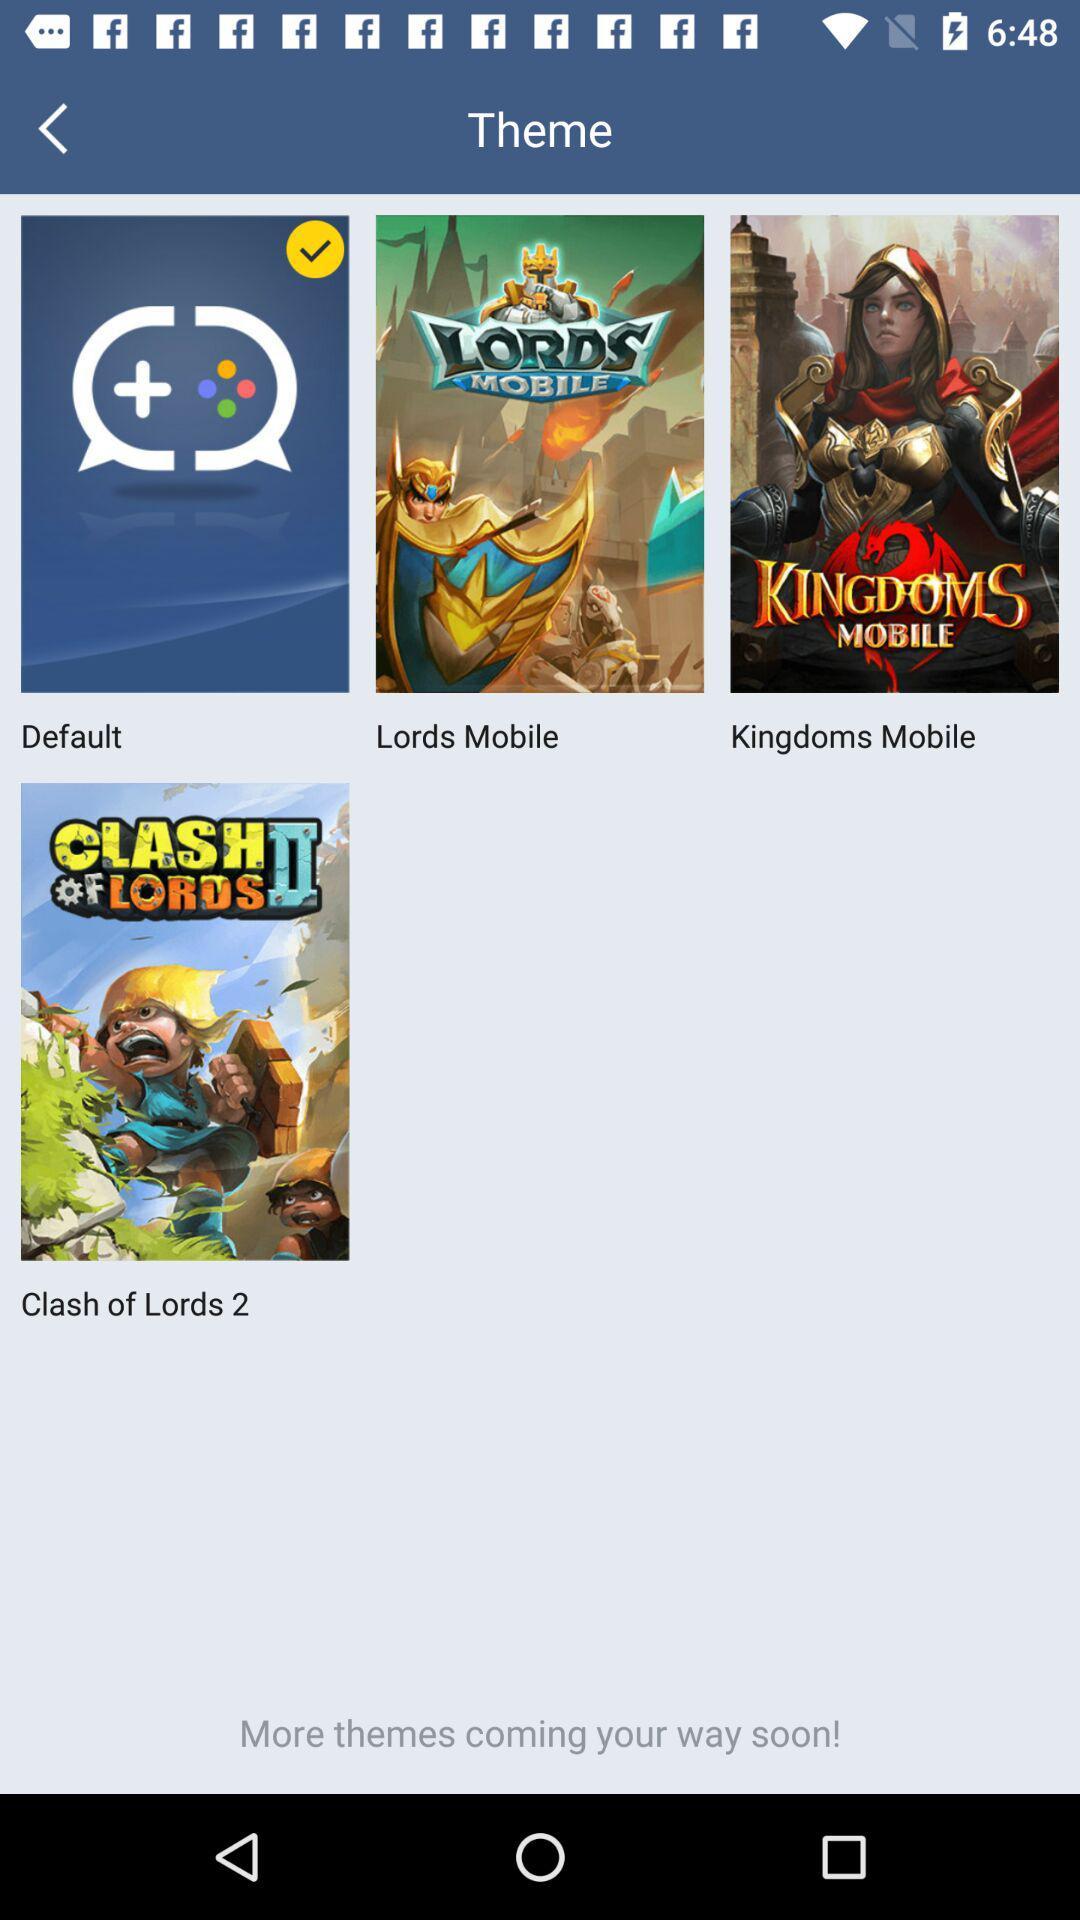 Image resolution: width=1080 pixels, height=1920 pixels. I want to click on the theme icon, so click(540, 127).